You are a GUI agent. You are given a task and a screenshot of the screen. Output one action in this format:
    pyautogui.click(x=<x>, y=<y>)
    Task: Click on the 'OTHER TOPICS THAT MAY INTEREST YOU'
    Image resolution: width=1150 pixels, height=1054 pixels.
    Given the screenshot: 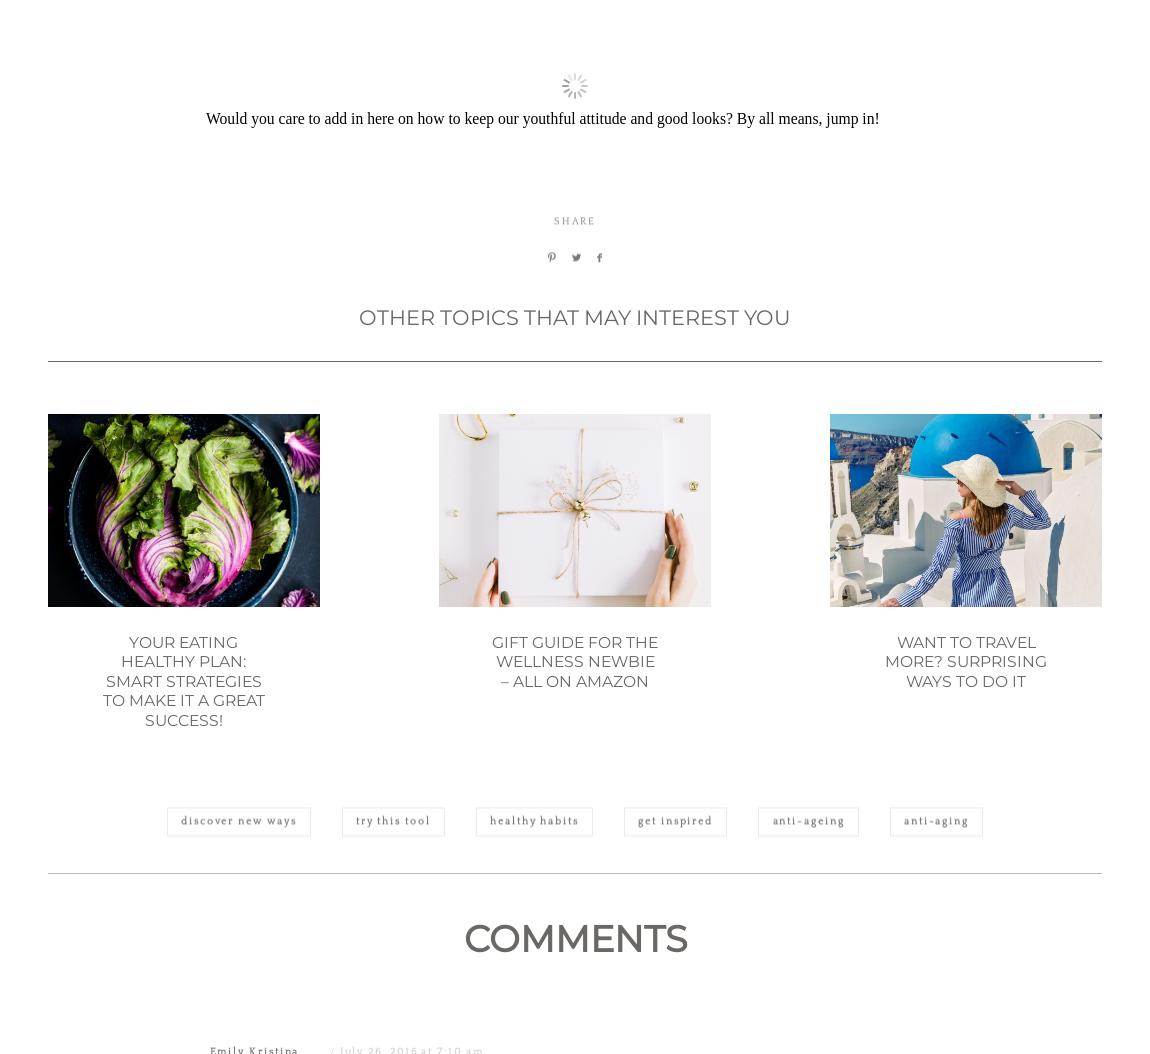 What is the action you would take?
    pyautogui.click(x=359, y=420)
    